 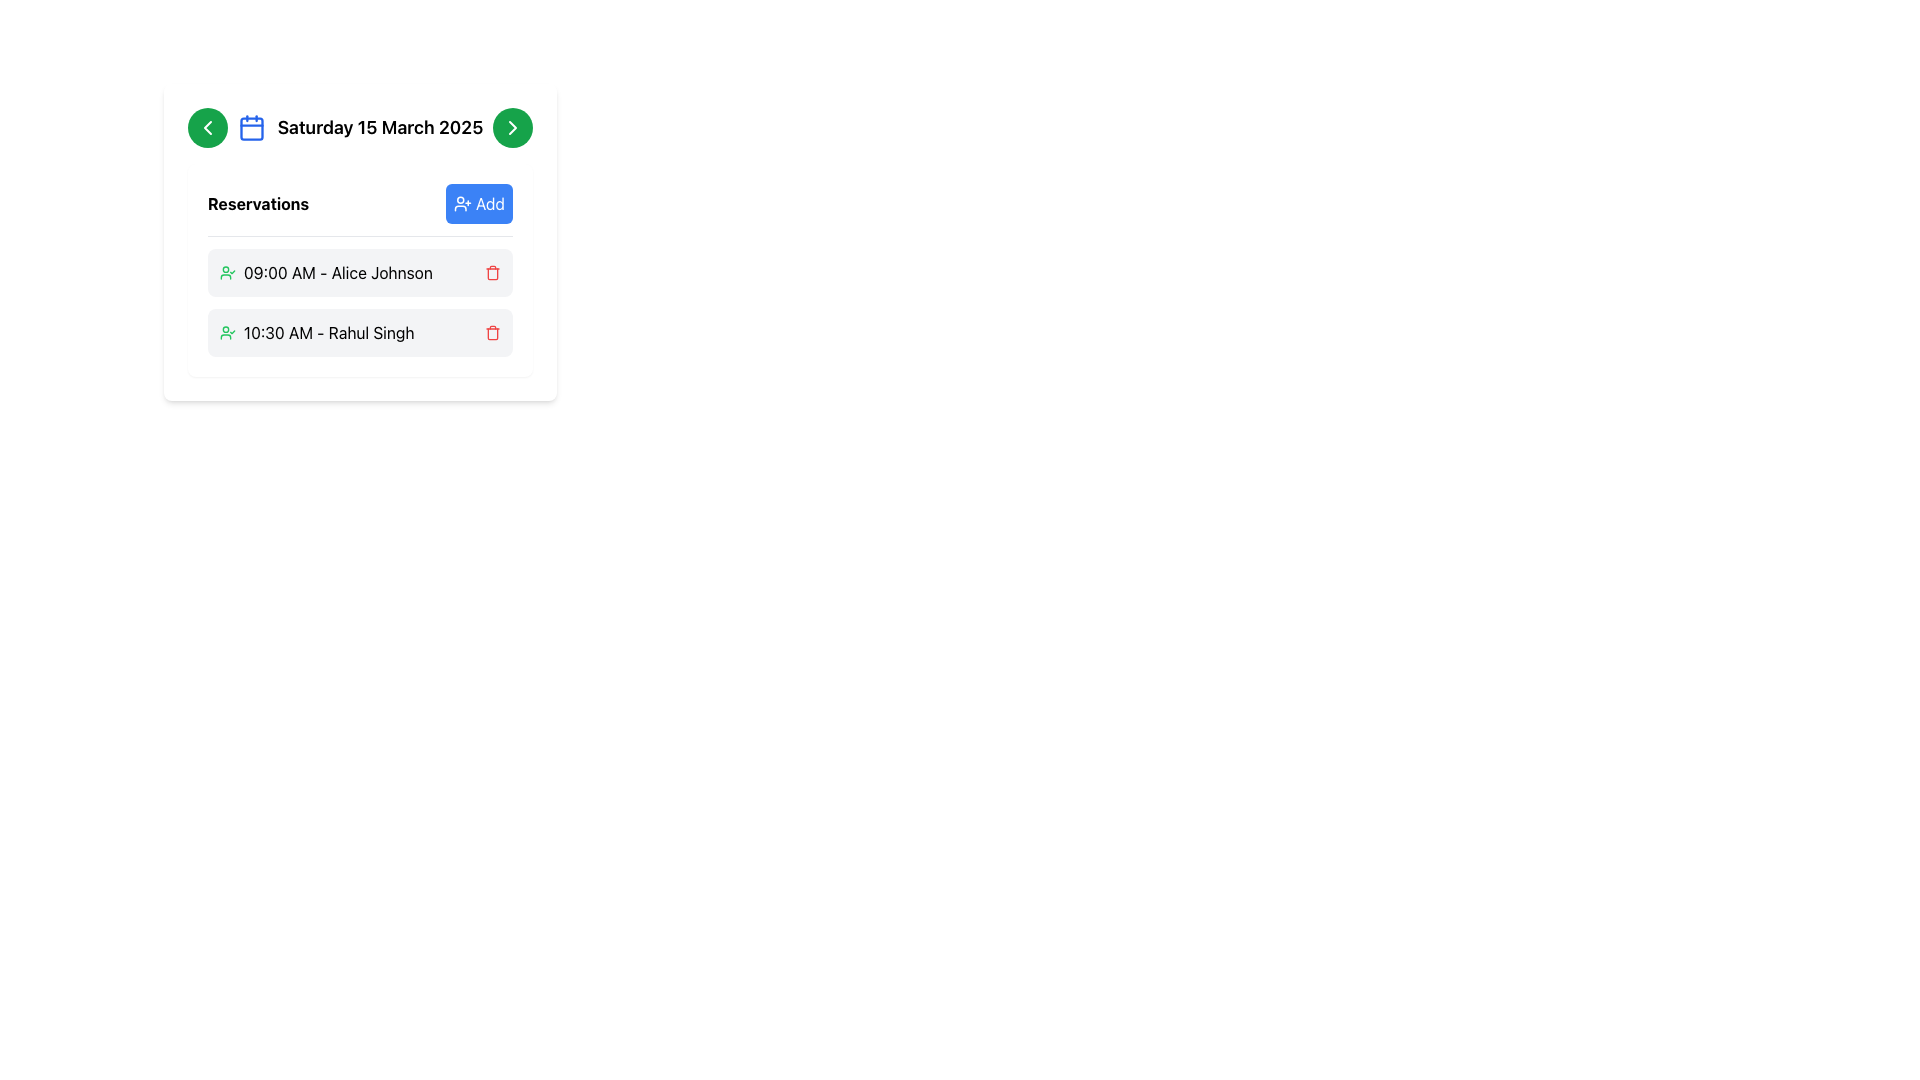 What do you see at coordinates (360, 273) in the screenshot?
I see `the reserved time slot for 'Alice Johnson' at '09:00 AM'` at bounding box center [360, 273].